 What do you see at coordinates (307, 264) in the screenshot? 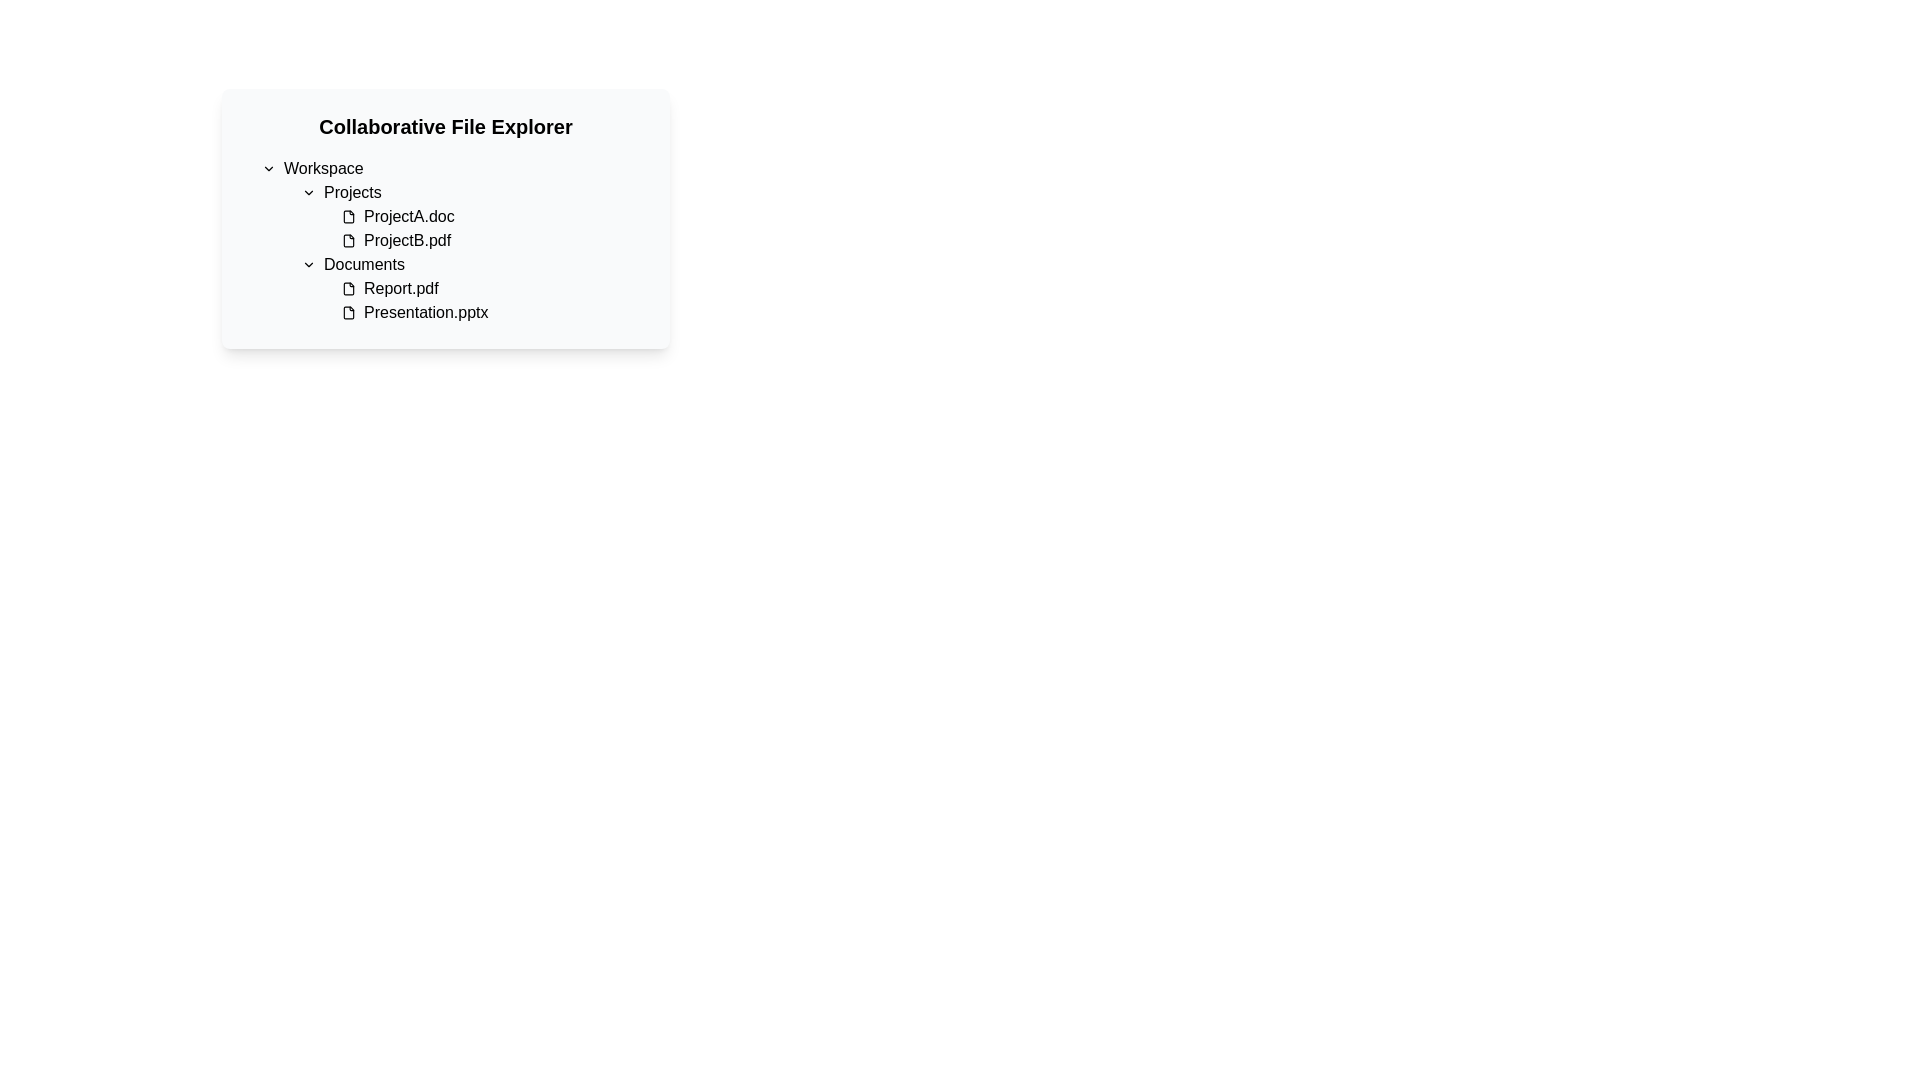
I see `the toggle icon for expanding or collapsing the content under the 'Documents' header` at bounding box center [307, 264].